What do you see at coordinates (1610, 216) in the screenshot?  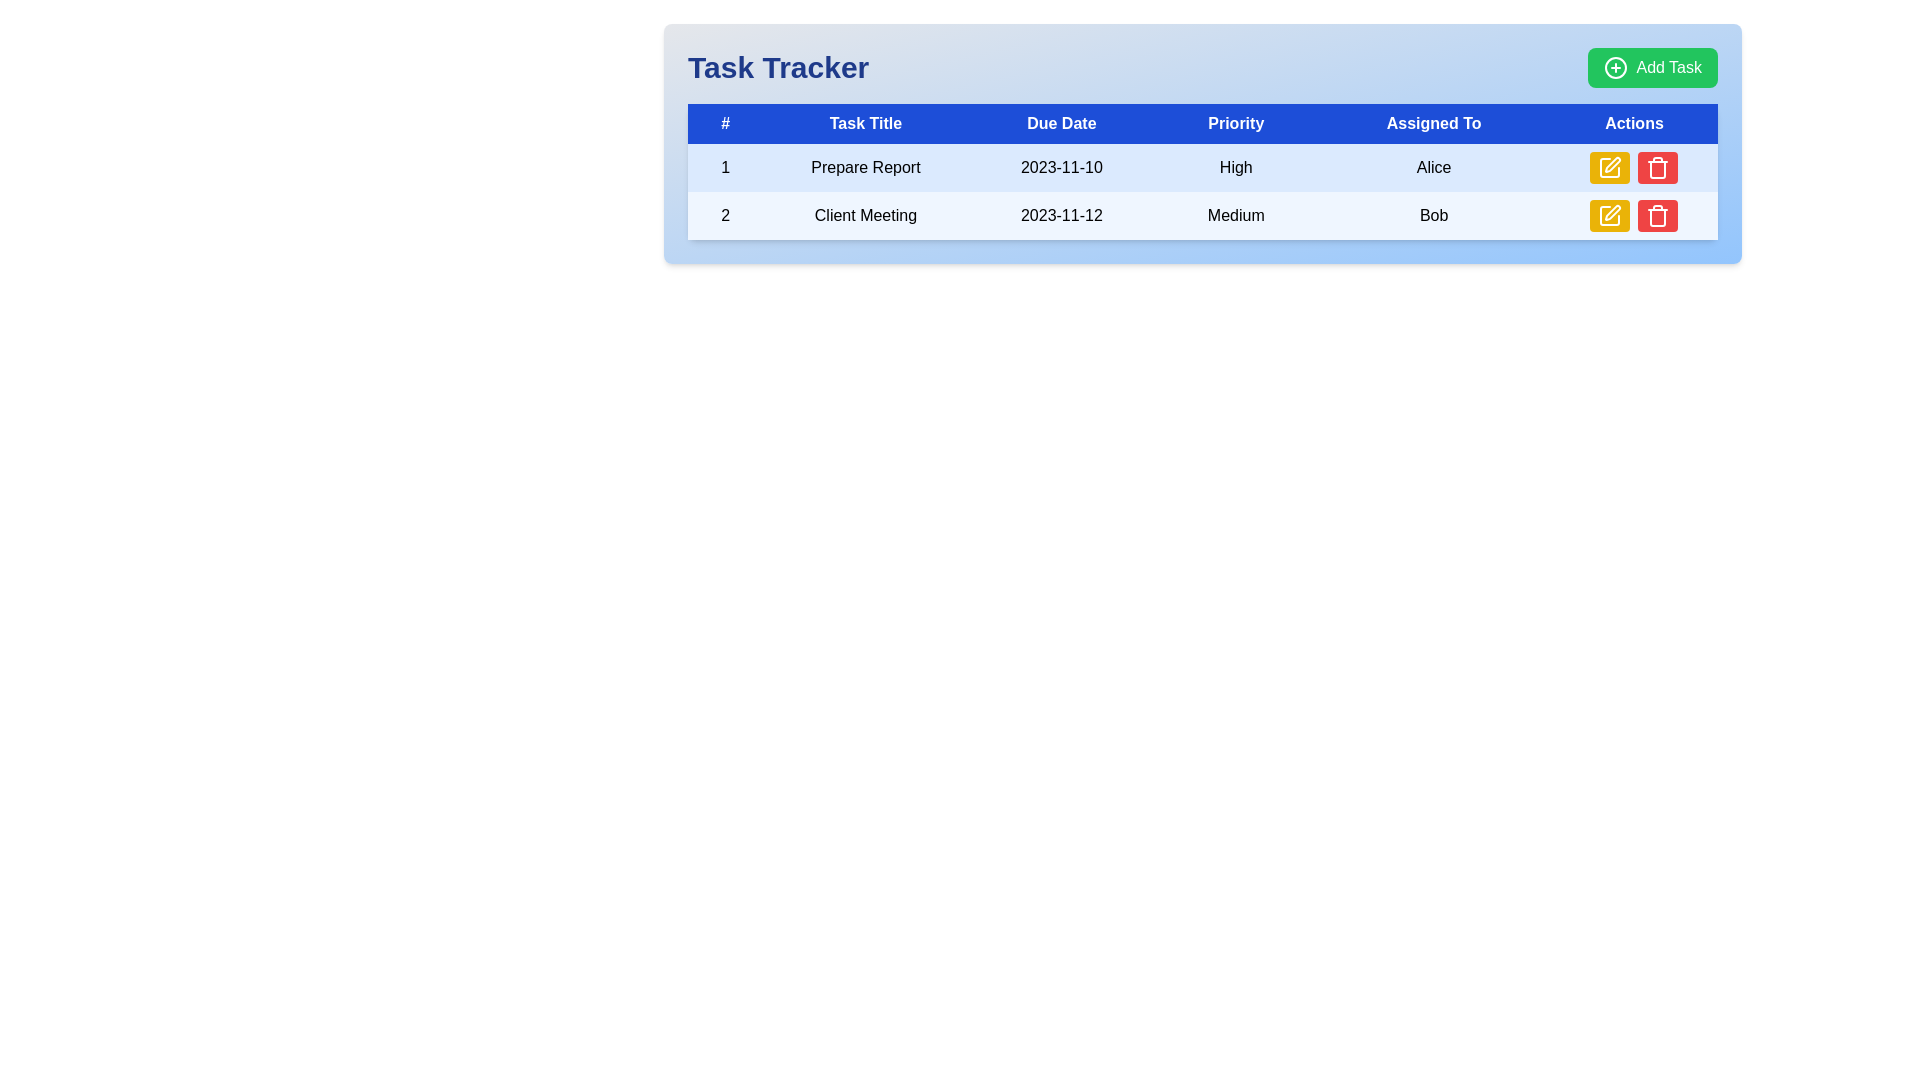 I see `the first button in the 'Actions' column of the second row in the table` at bounding box center [1610, 216].